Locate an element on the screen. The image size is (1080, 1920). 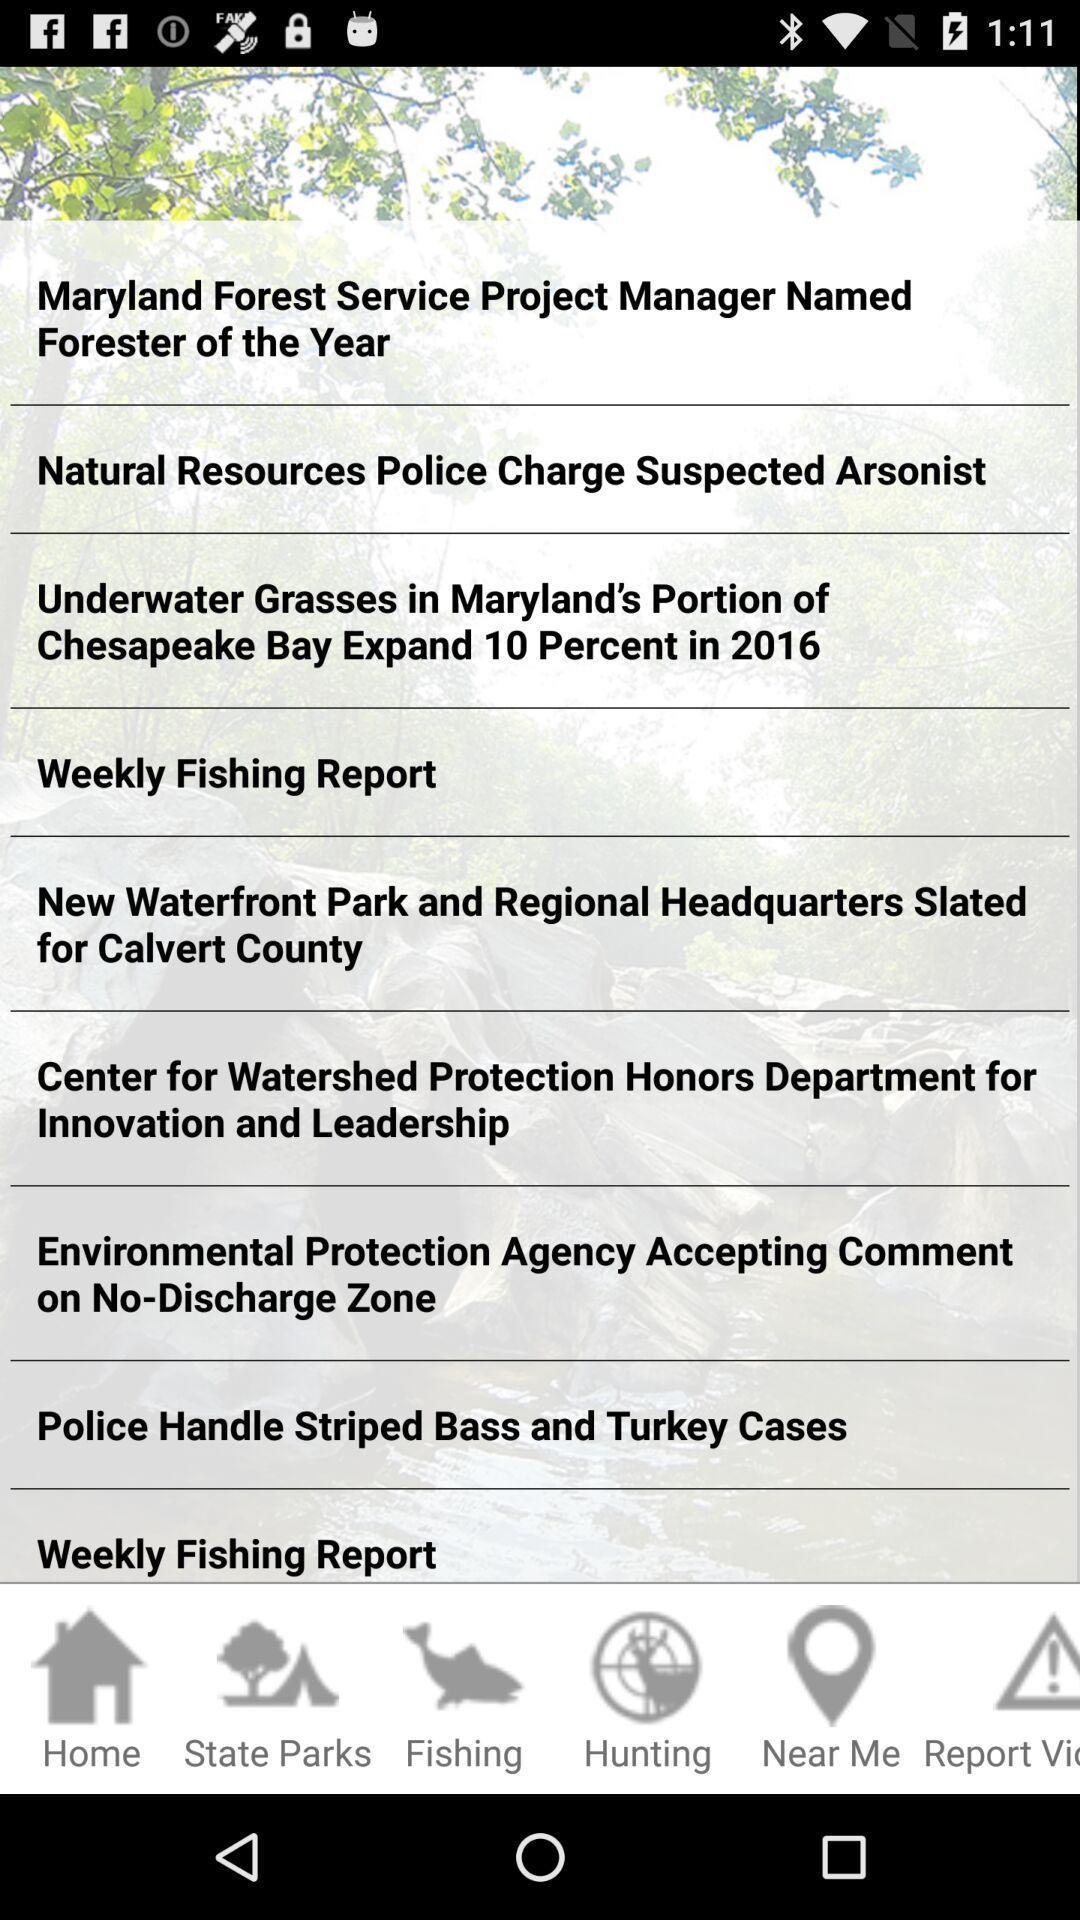
the state parks is located at coordinates (277, 1689).